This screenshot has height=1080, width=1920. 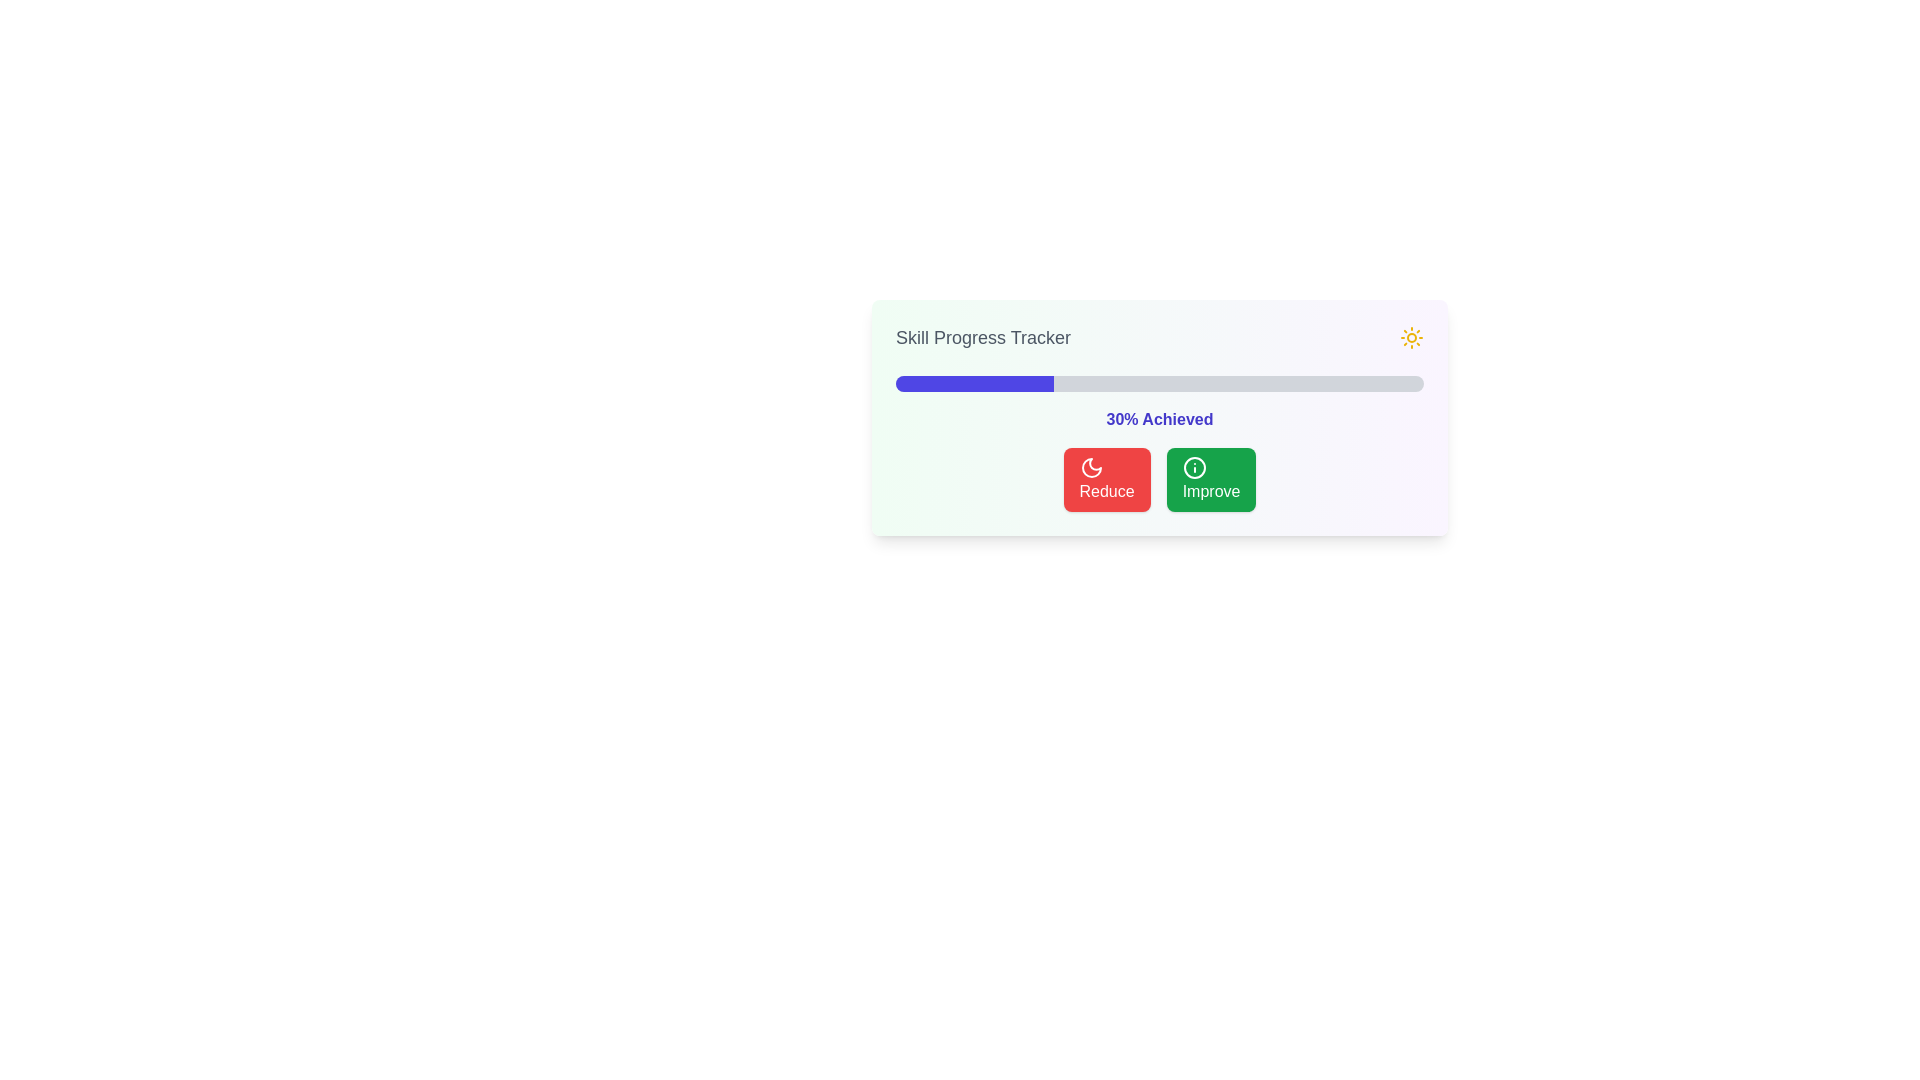 I want to click on progress status from the 'Skill Progress Tracker' panel, which displays a progress bar indicating 30% achievement, so click(x=1160, y=416).